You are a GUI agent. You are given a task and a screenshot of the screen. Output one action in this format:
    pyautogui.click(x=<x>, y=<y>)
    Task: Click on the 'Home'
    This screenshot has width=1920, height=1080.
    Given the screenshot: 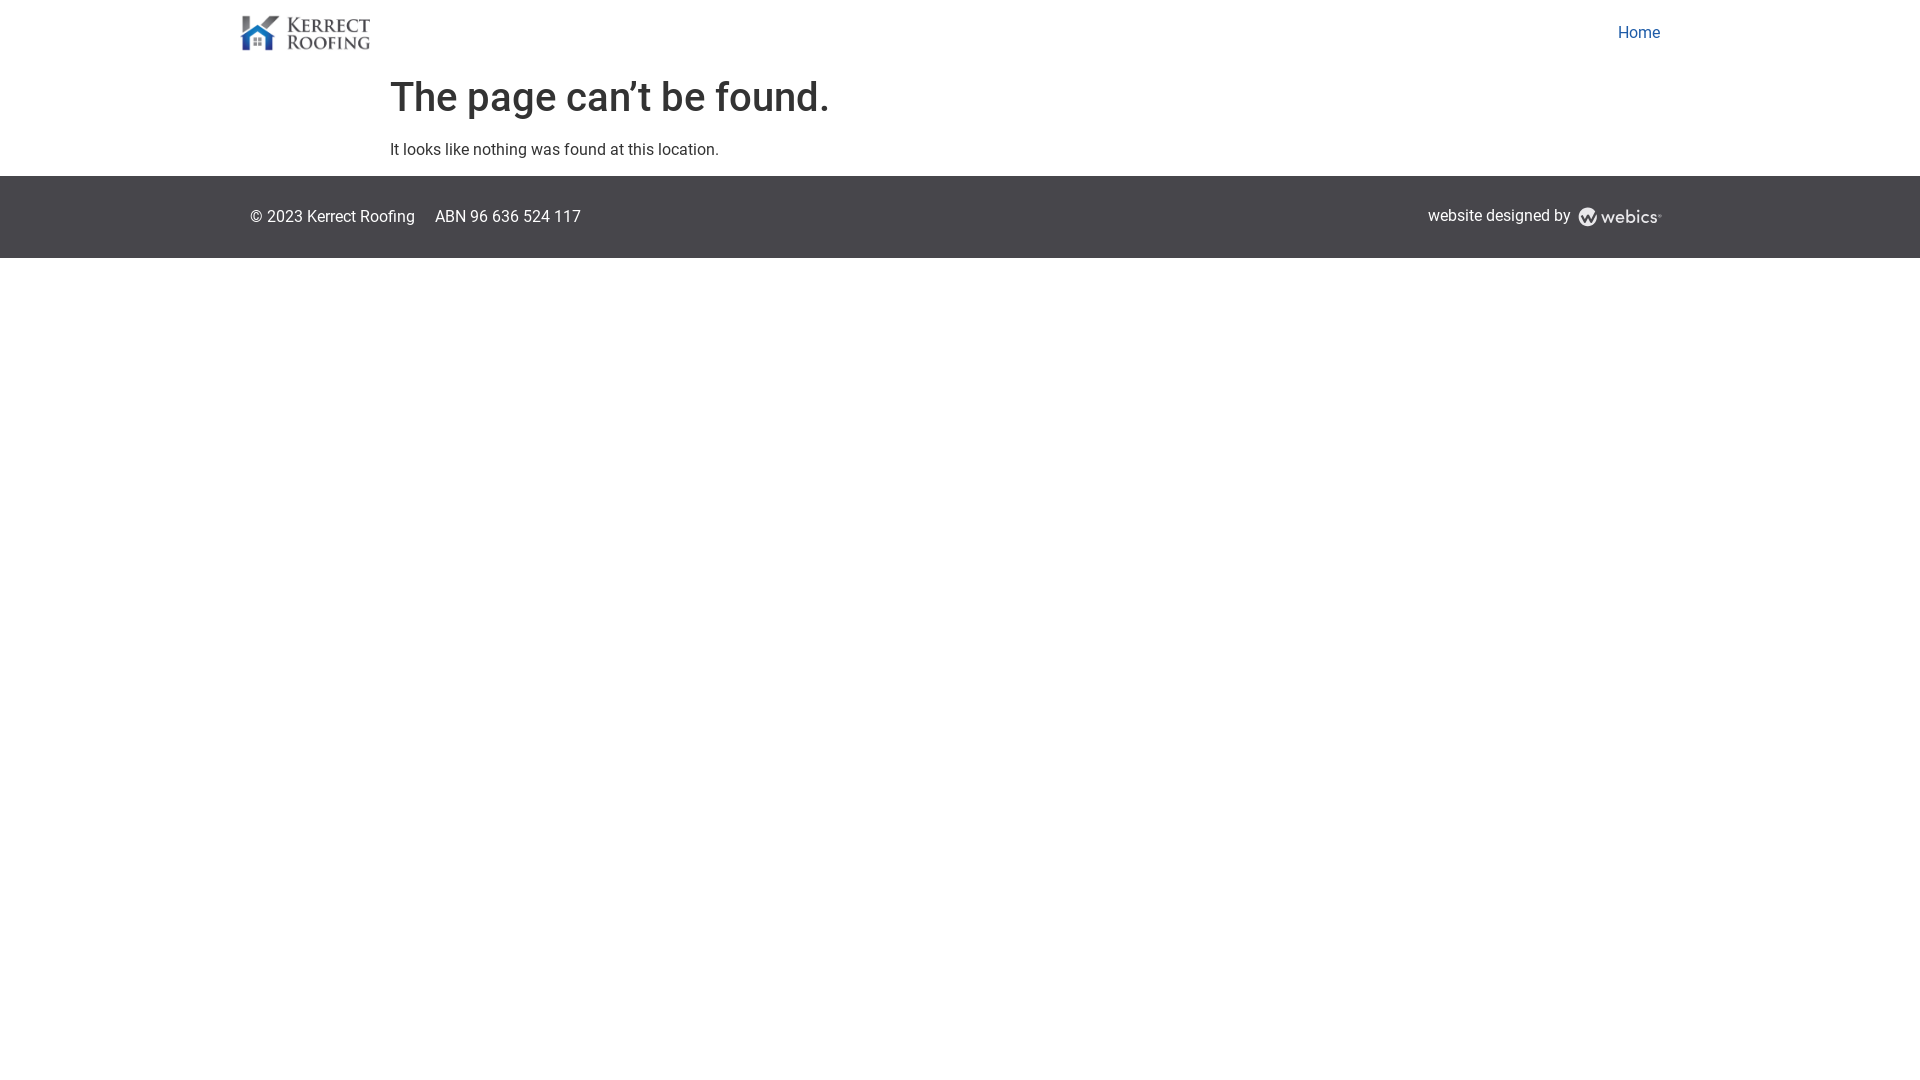 What is the action you would take?
    pyautogui.click(x=1638, y=33)
    